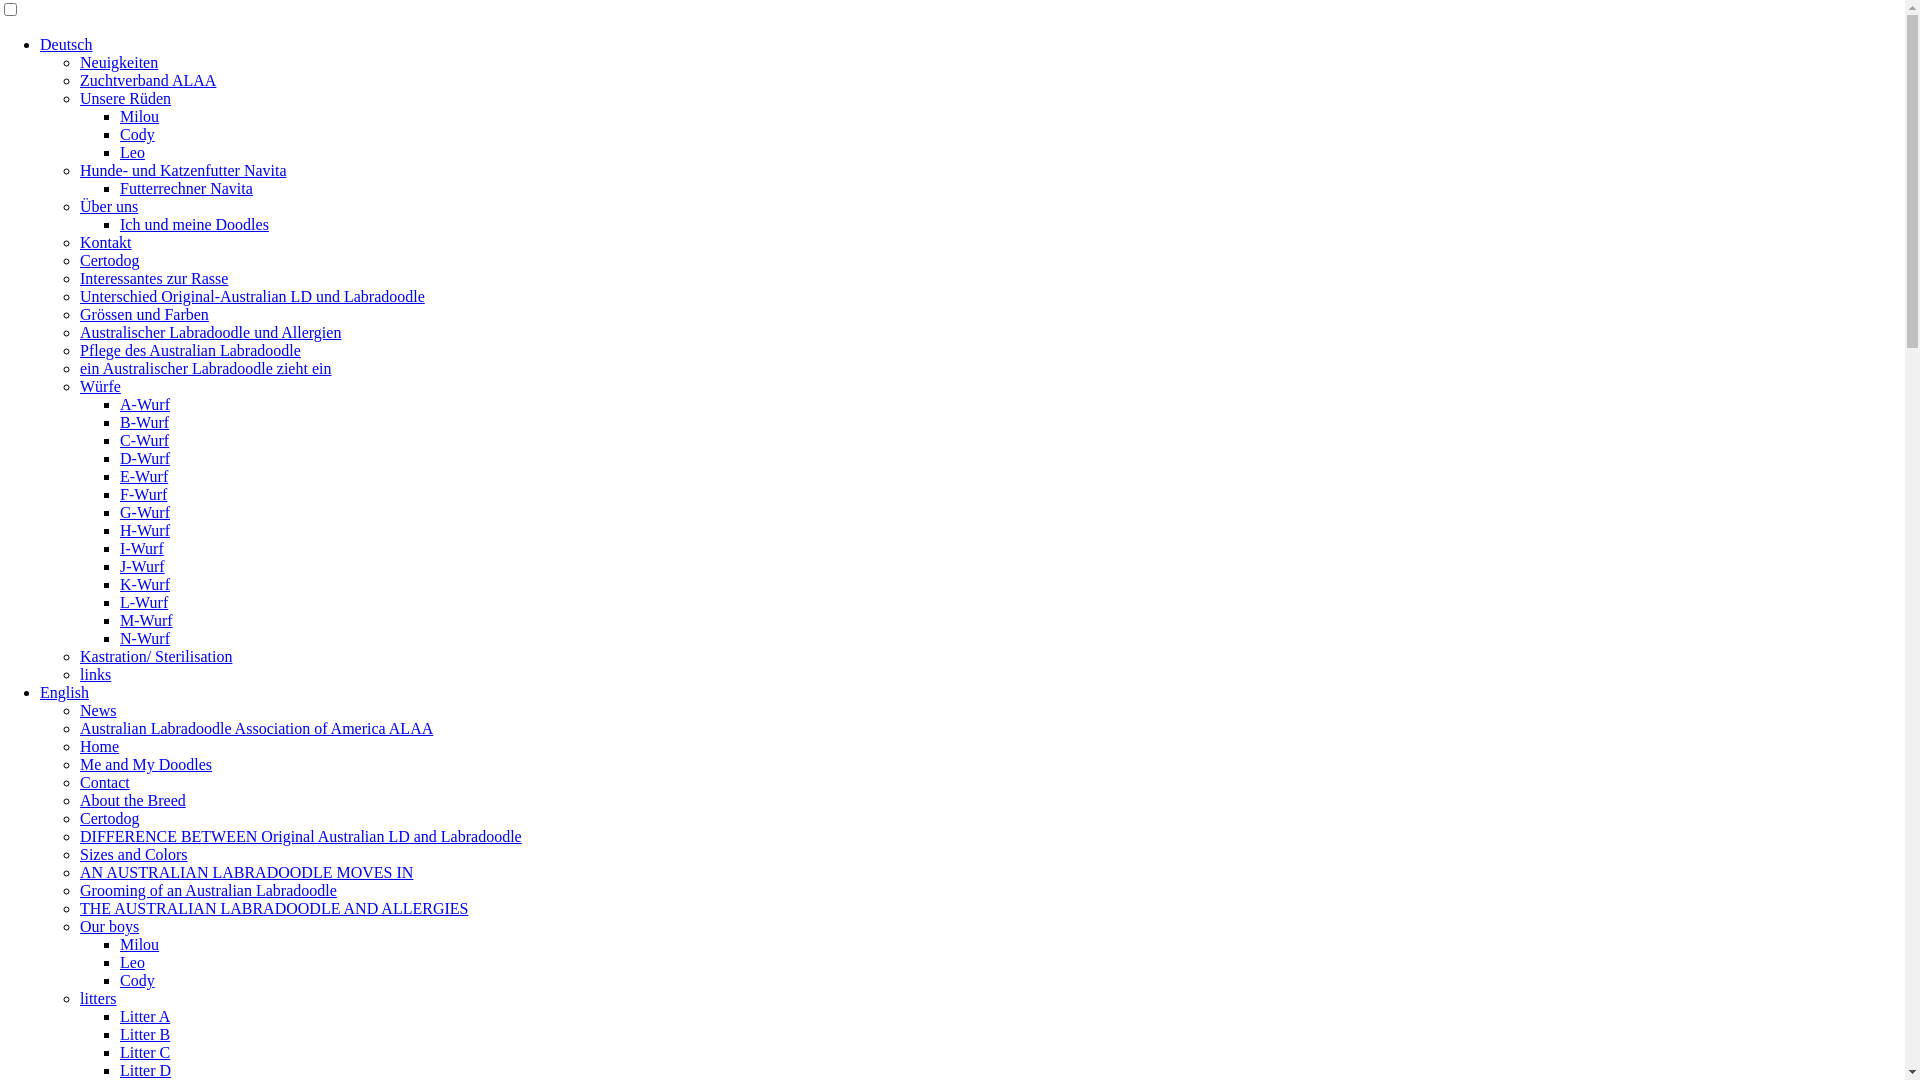 Image resolution: width=1920 pixels, height=1080 pixels. I want to click on 'Milou', so click(138, 116).